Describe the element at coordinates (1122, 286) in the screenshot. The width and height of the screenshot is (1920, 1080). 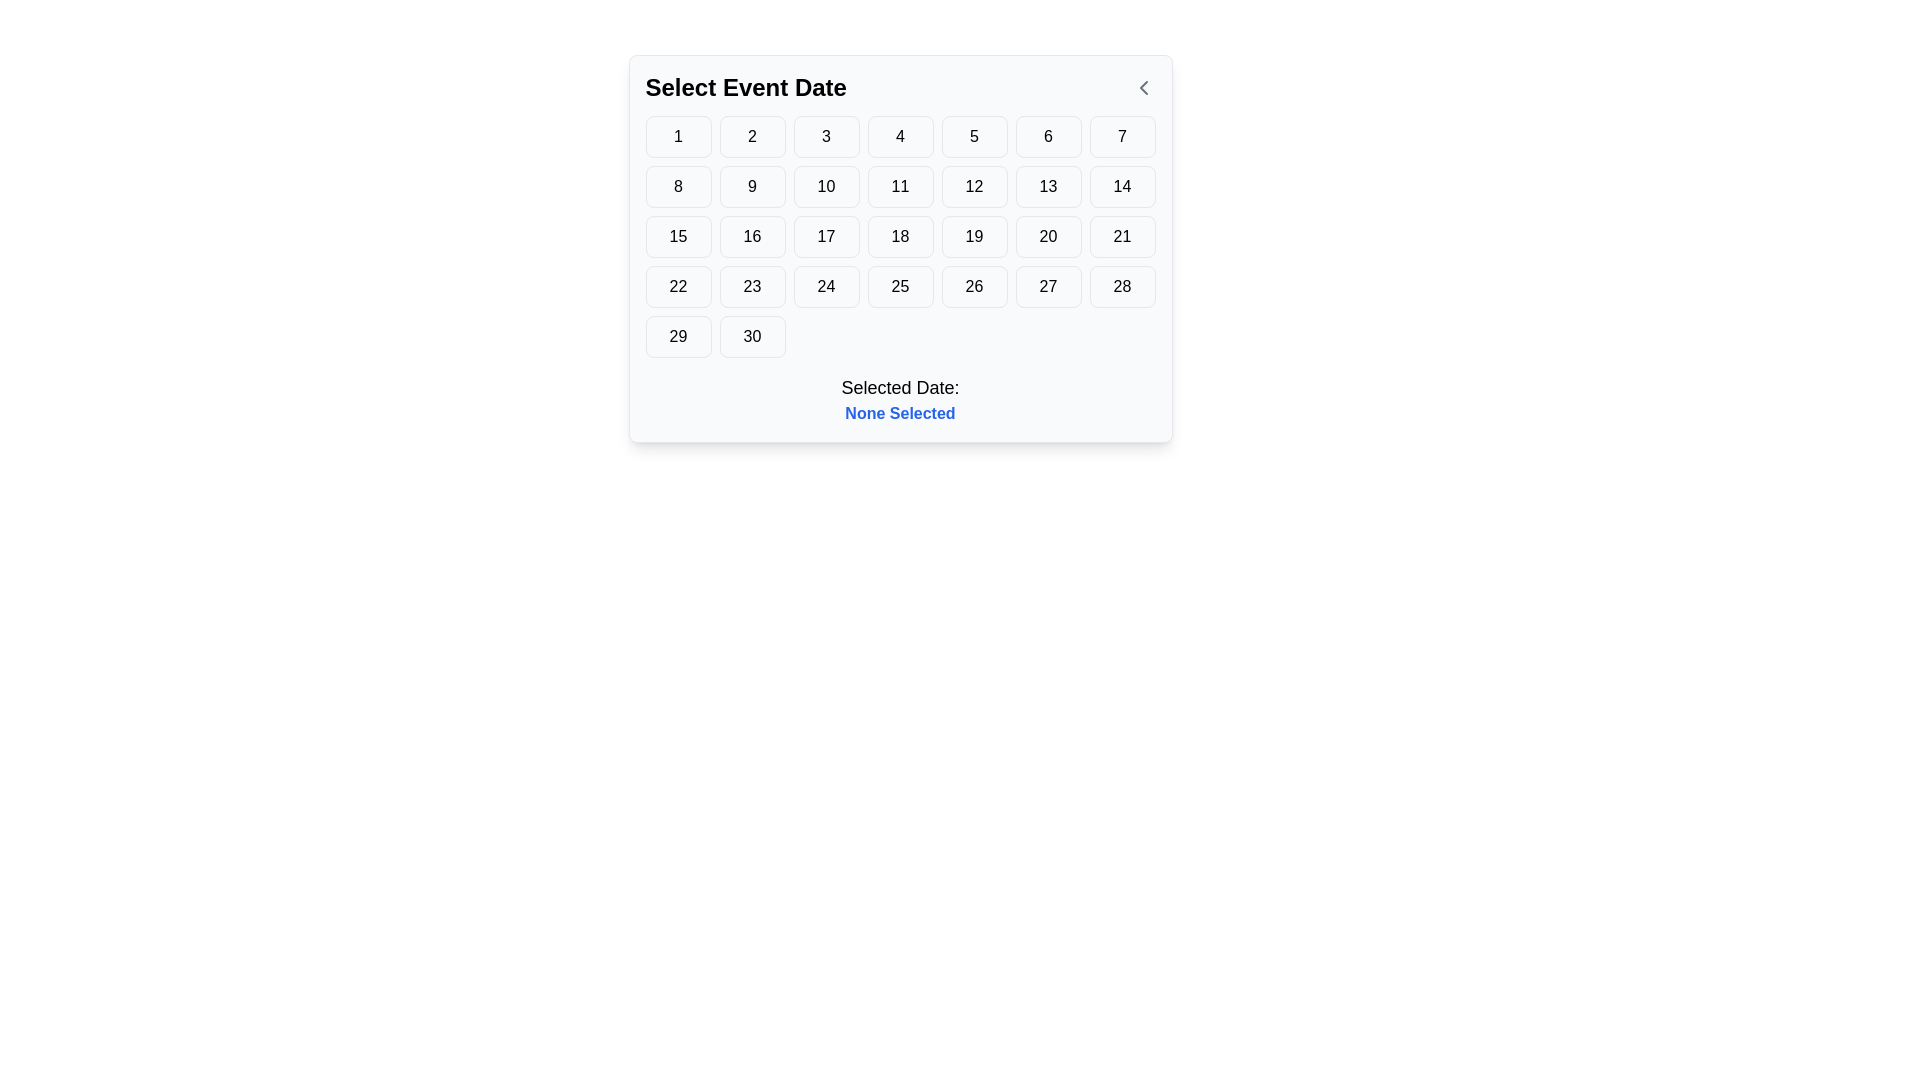
I see `the button labeled '28' which is located in the fourth row and seventh column of a grid of buttons` at that location.